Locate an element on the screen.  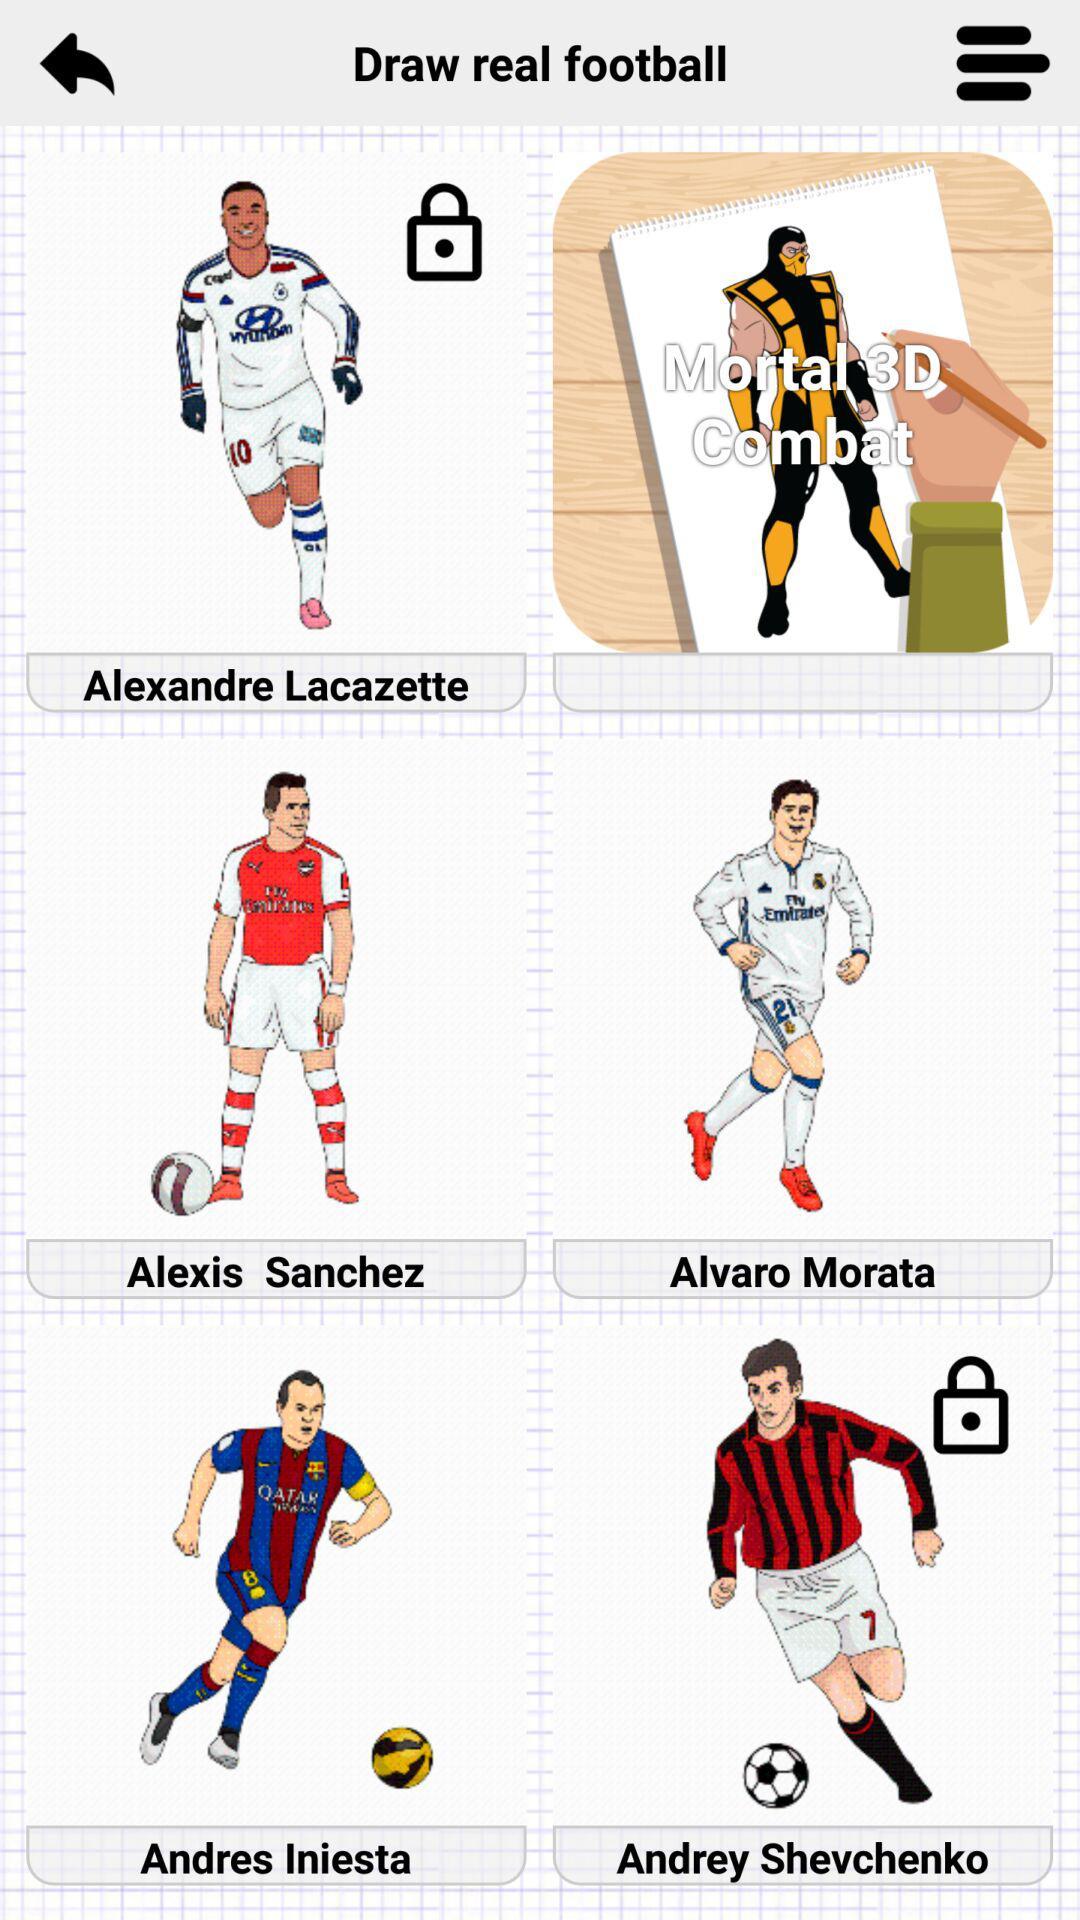
the reply icon is located at coordinates (75, 62).